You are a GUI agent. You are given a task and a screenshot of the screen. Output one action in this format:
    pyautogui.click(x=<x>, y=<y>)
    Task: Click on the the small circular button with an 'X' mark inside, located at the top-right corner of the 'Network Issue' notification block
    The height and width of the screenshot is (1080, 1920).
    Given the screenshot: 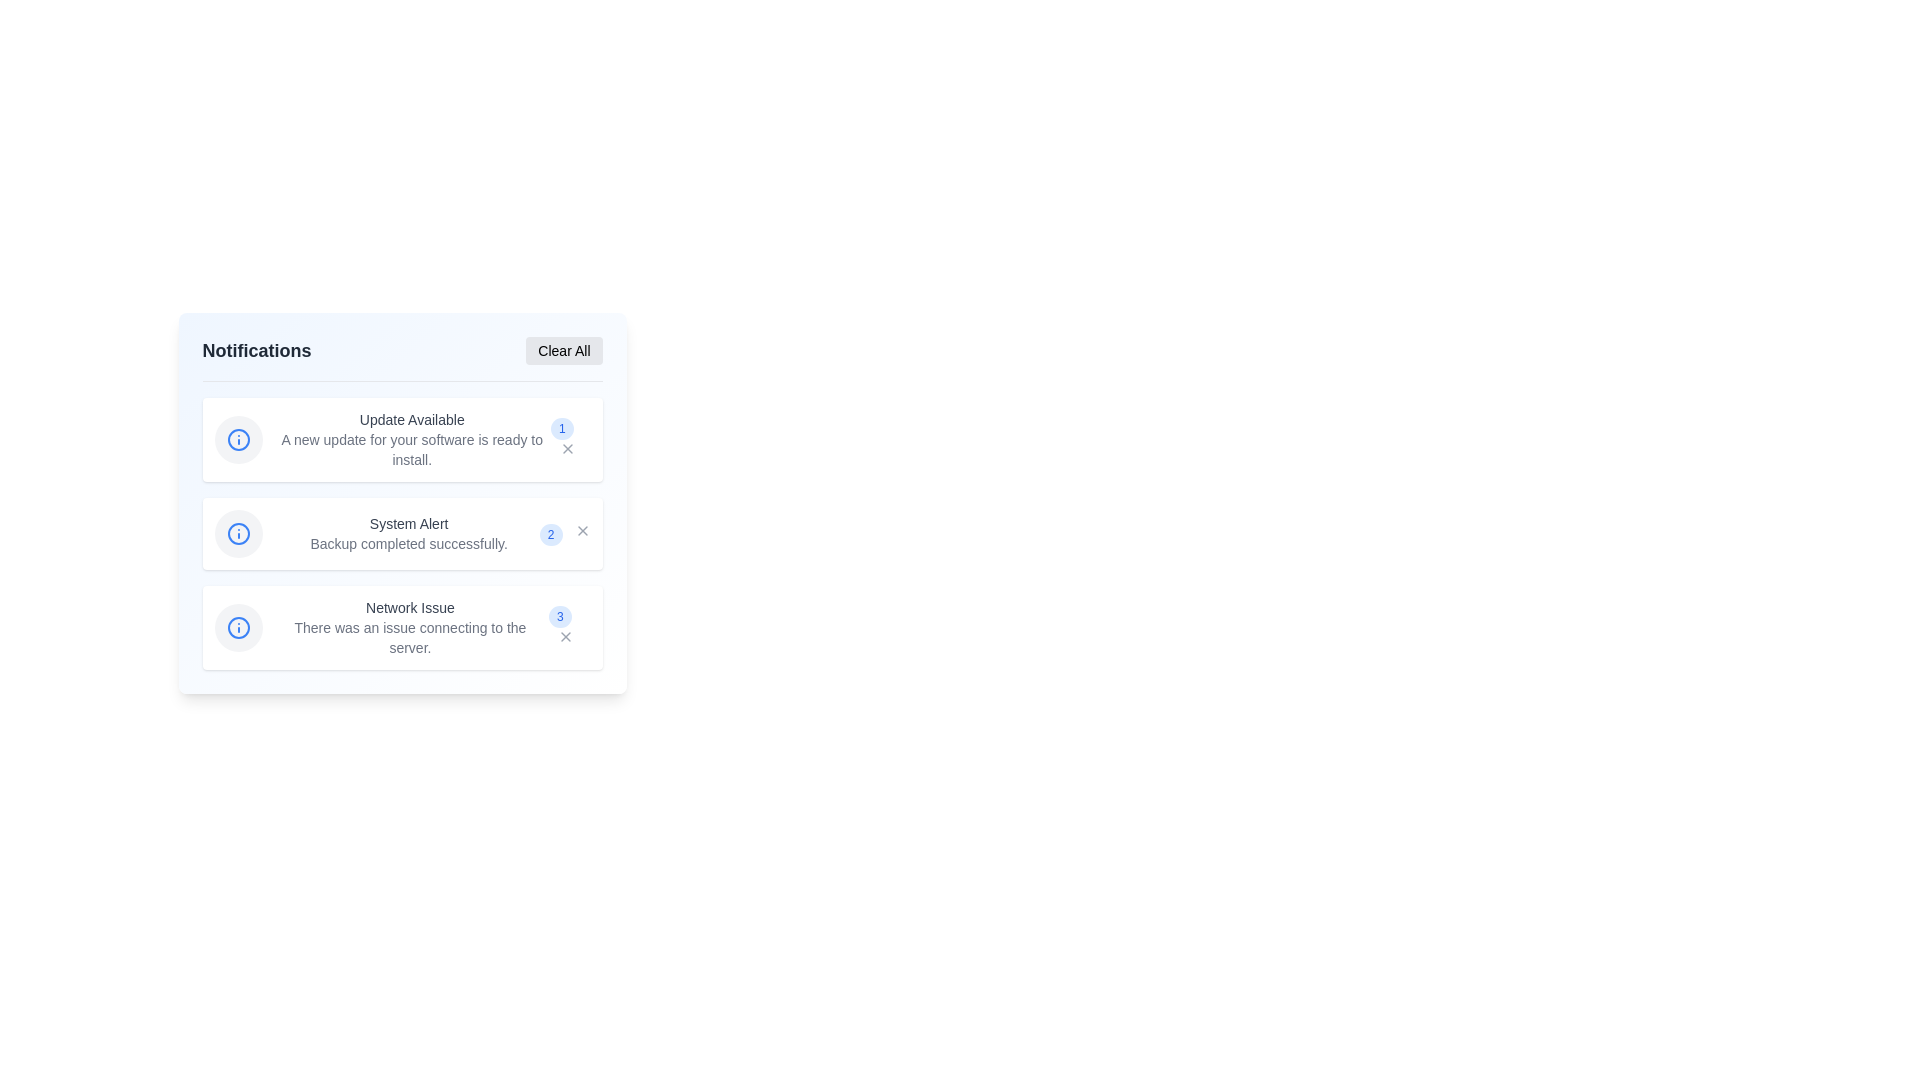 What is the action you would take?
    pyautogui.click(x=565, y=636)
    